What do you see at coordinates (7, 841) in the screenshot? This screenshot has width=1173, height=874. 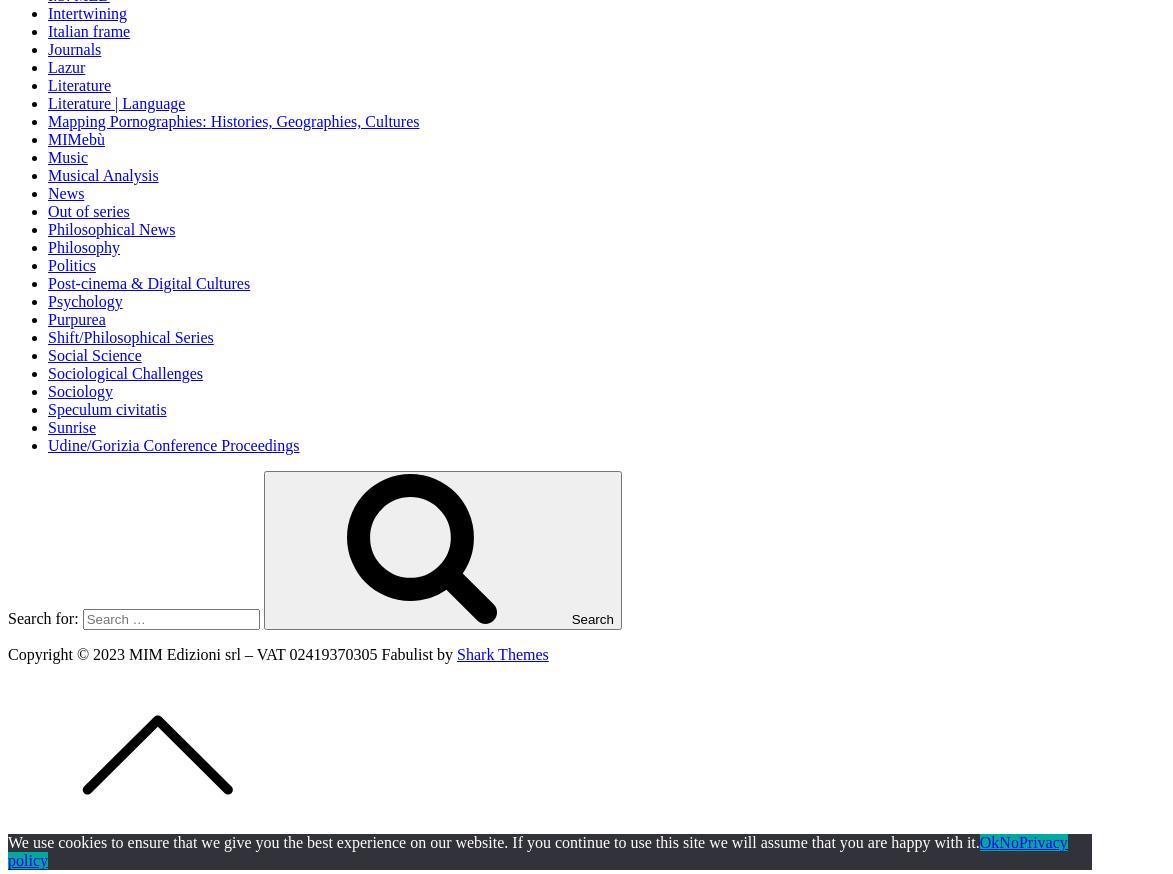 I see `'We use cookies to ensure that we give you the best experience on our website. If you continue to use this site we will assume that you are happy with it.'` at bounding box center [7, 841].